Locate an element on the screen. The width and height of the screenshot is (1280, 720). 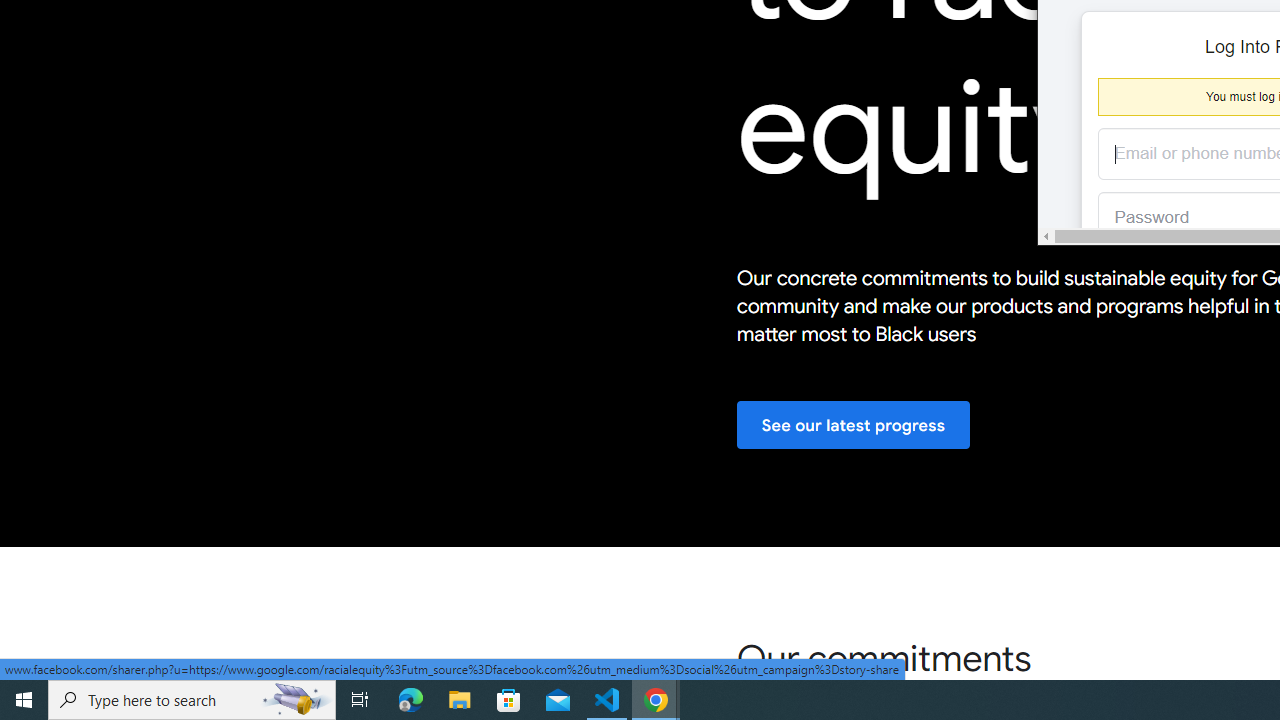
'Search highlights icon opens search home window' is located at coordinates (294, 698).